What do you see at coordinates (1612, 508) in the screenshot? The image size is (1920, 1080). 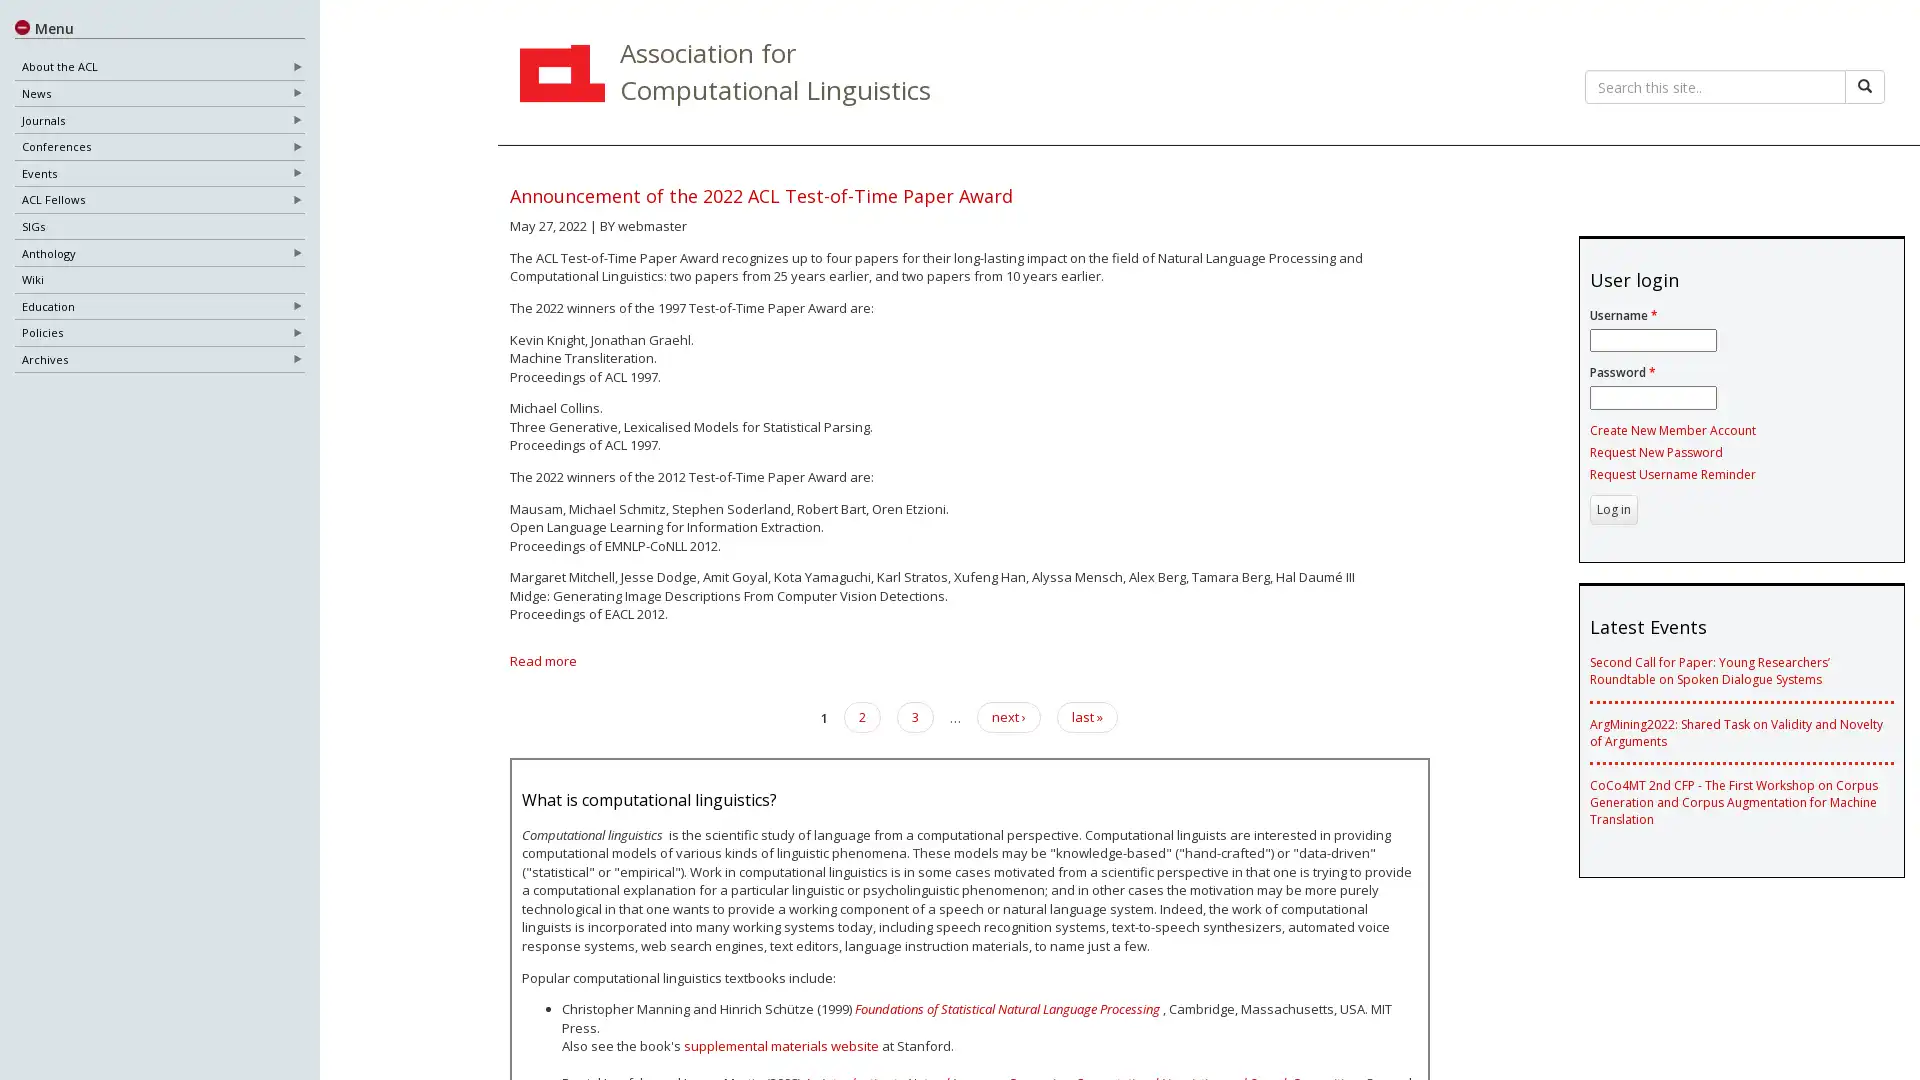 I see `Log in` at bounding box center [1612, 508].